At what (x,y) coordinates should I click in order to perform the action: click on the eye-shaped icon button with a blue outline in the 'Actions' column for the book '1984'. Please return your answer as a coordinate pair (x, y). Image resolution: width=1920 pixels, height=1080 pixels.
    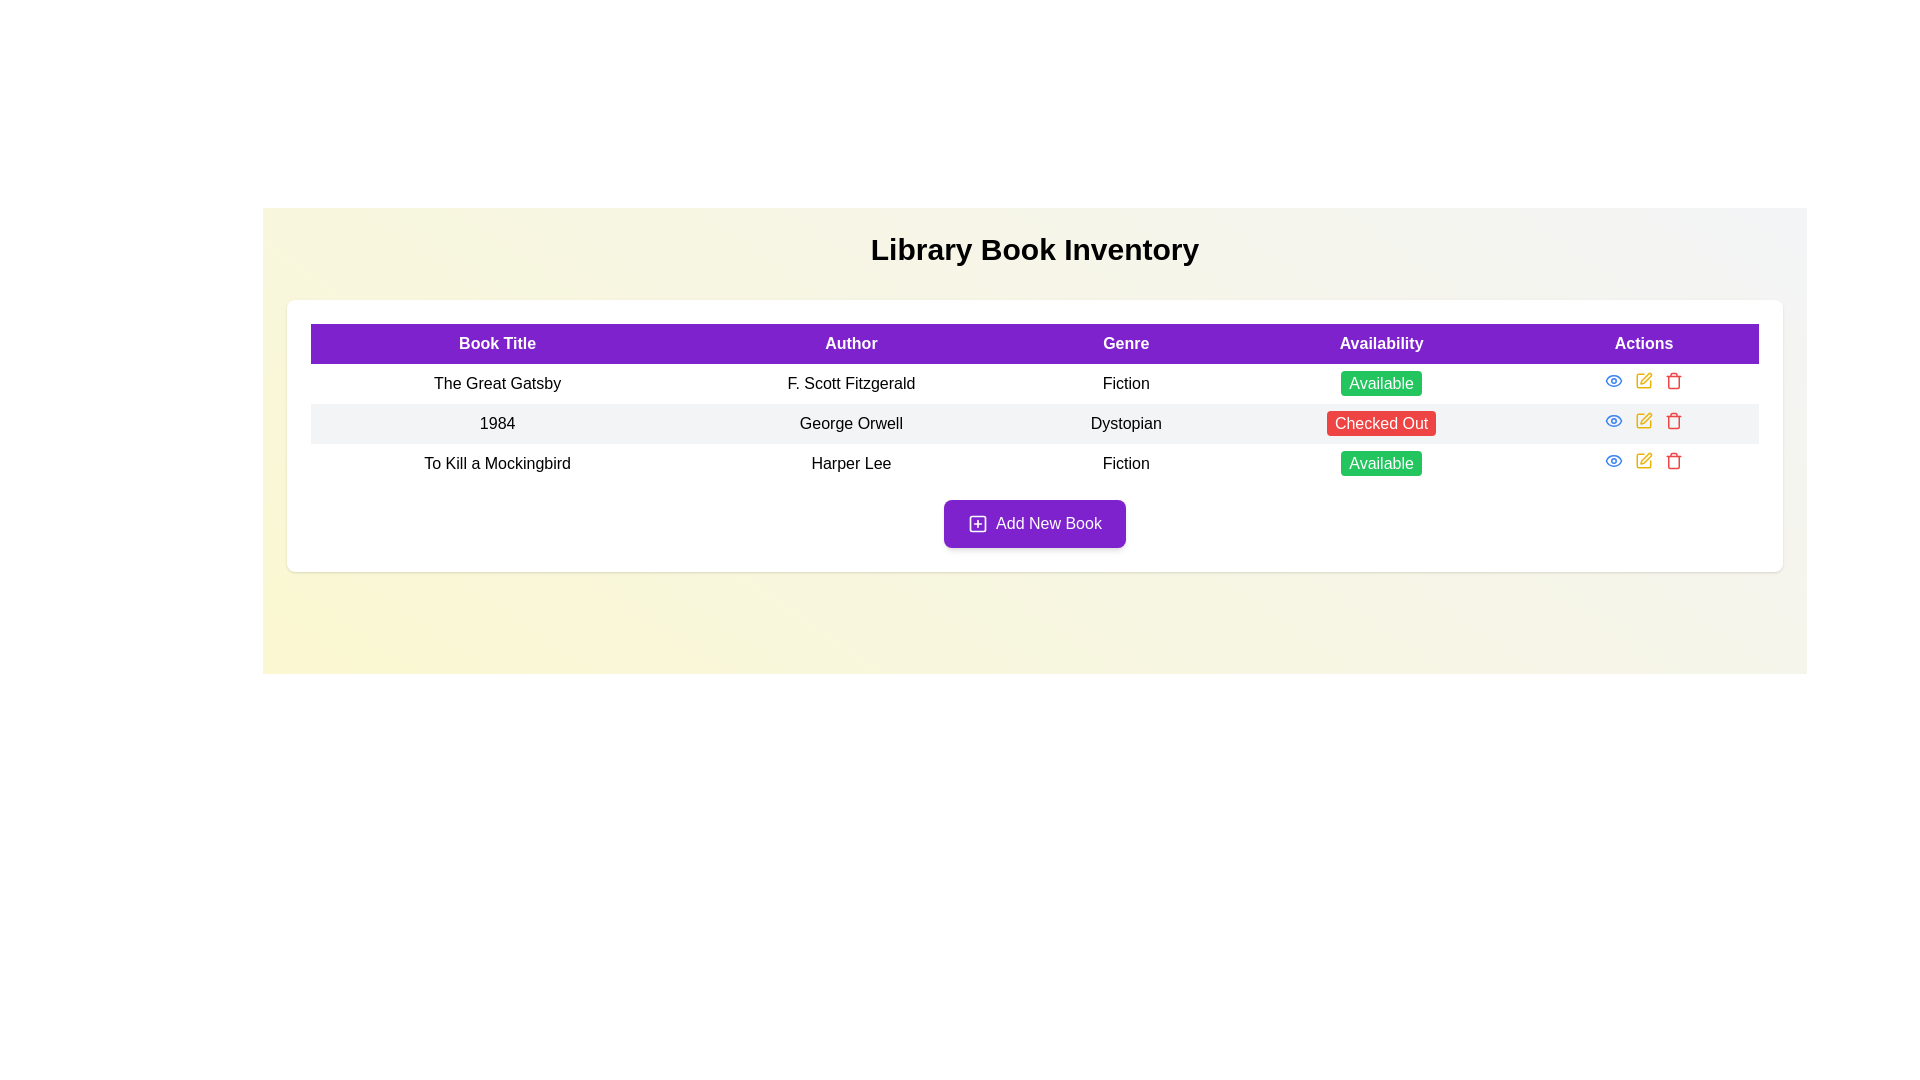
    Looking at the image, I should click on (1614, 461).